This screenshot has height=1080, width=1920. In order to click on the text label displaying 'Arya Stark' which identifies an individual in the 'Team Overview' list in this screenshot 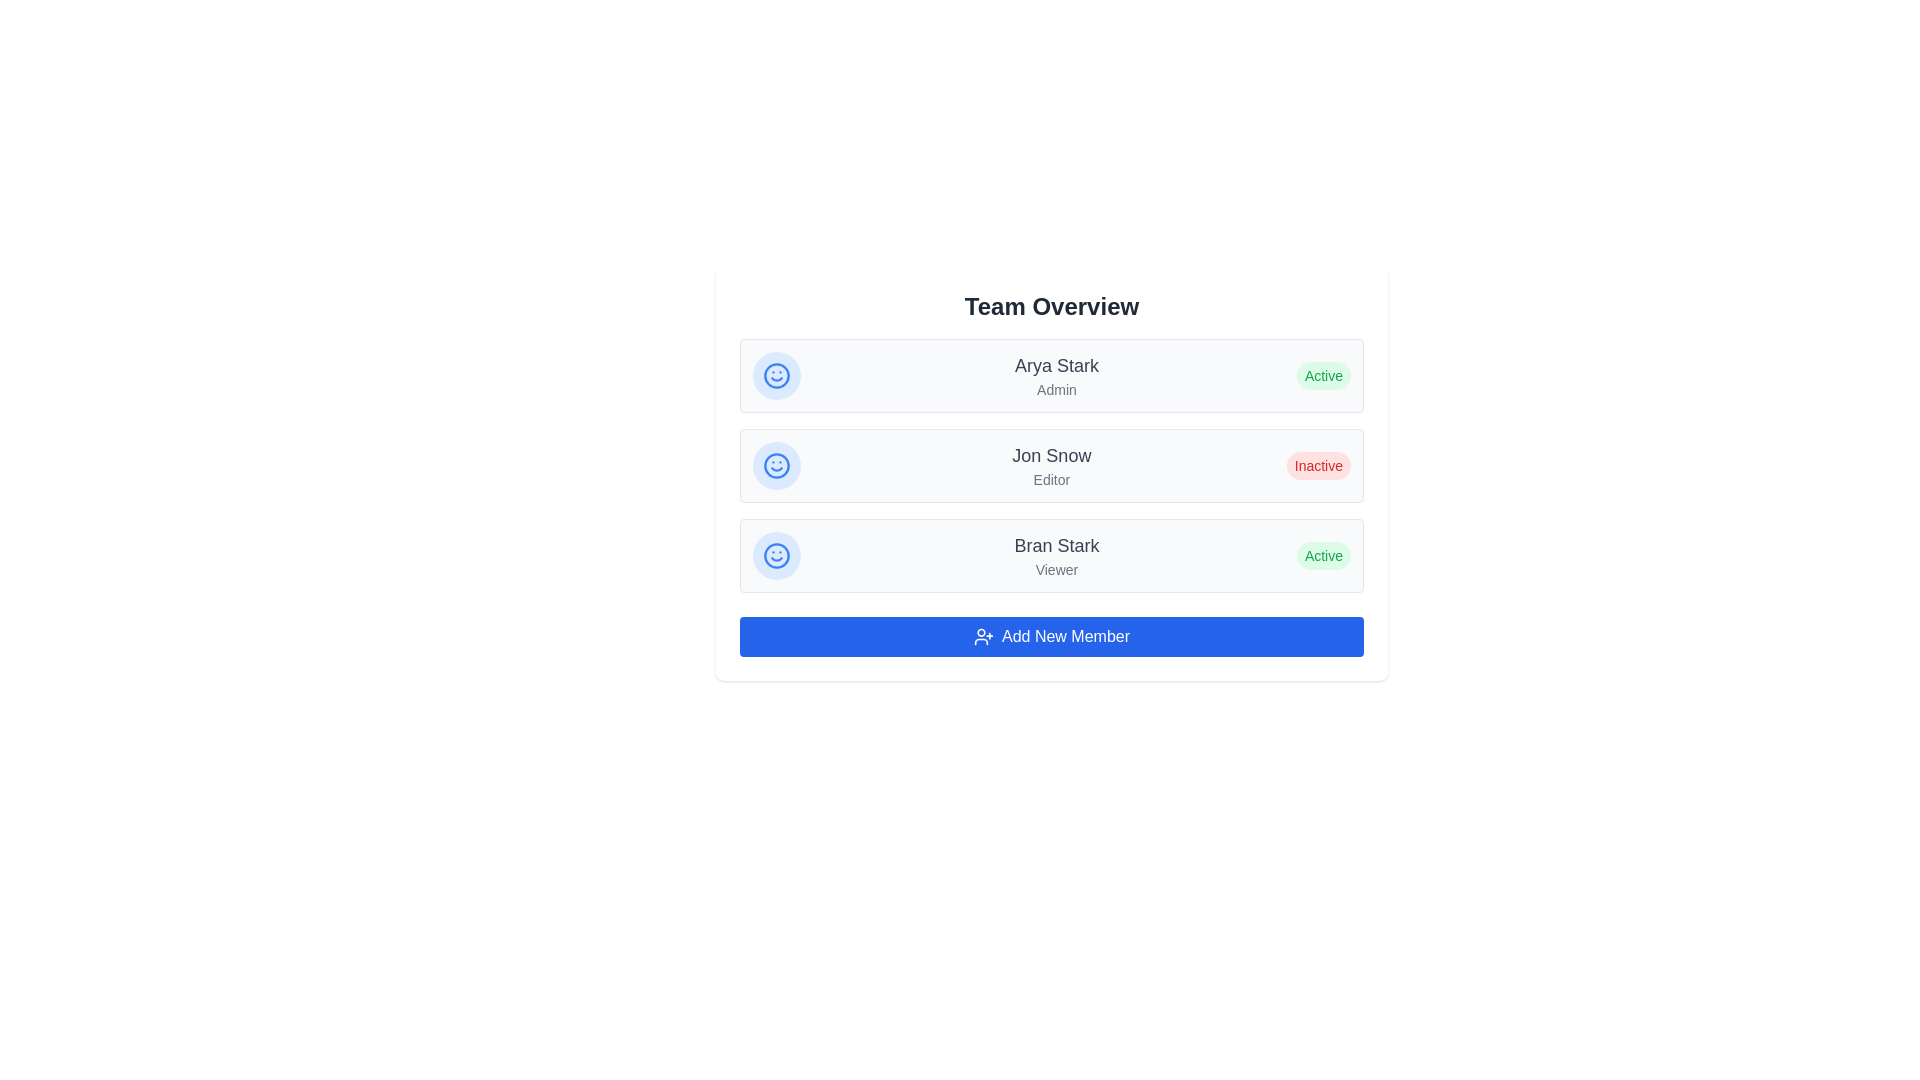, I will do `click(1055, 366)`.